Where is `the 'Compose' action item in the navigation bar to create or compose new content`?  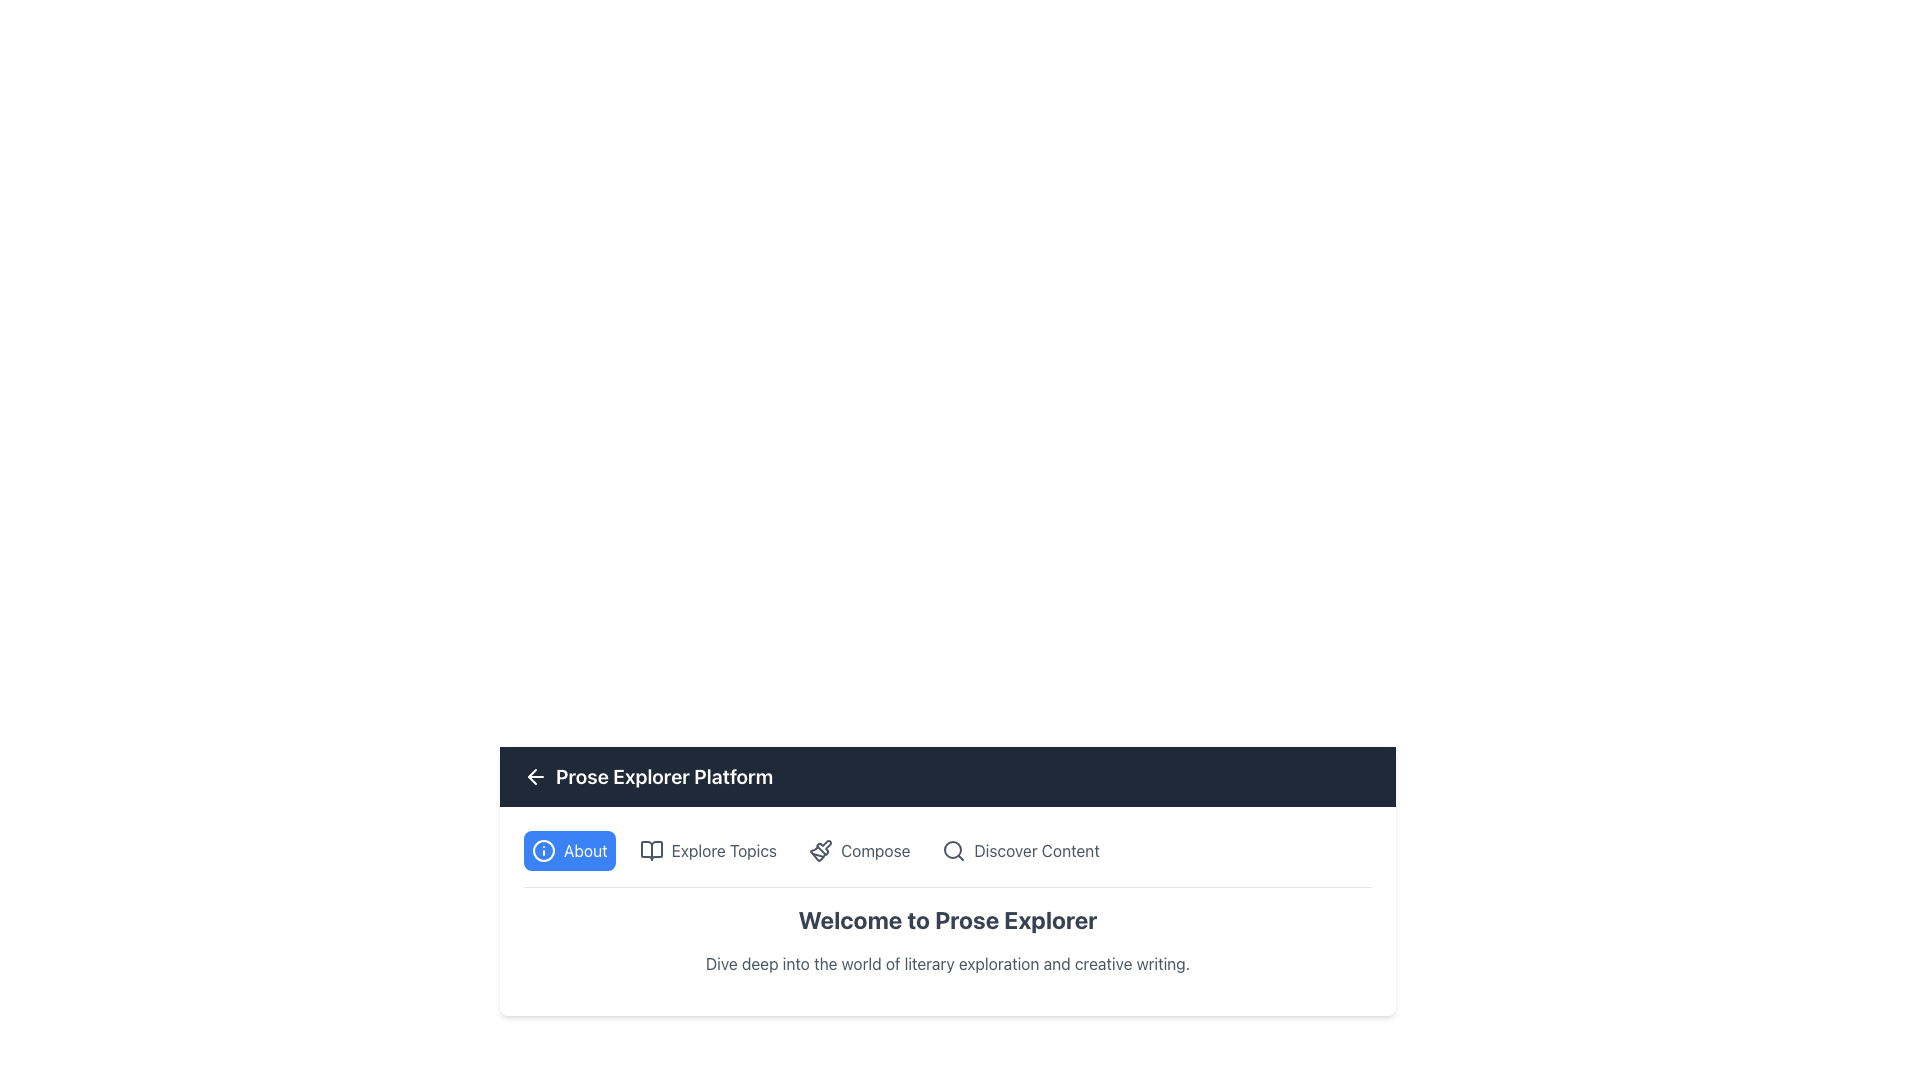
the 'Compose' action item in the navigation bar to create or compose new content is located at coordinates (874, 851).